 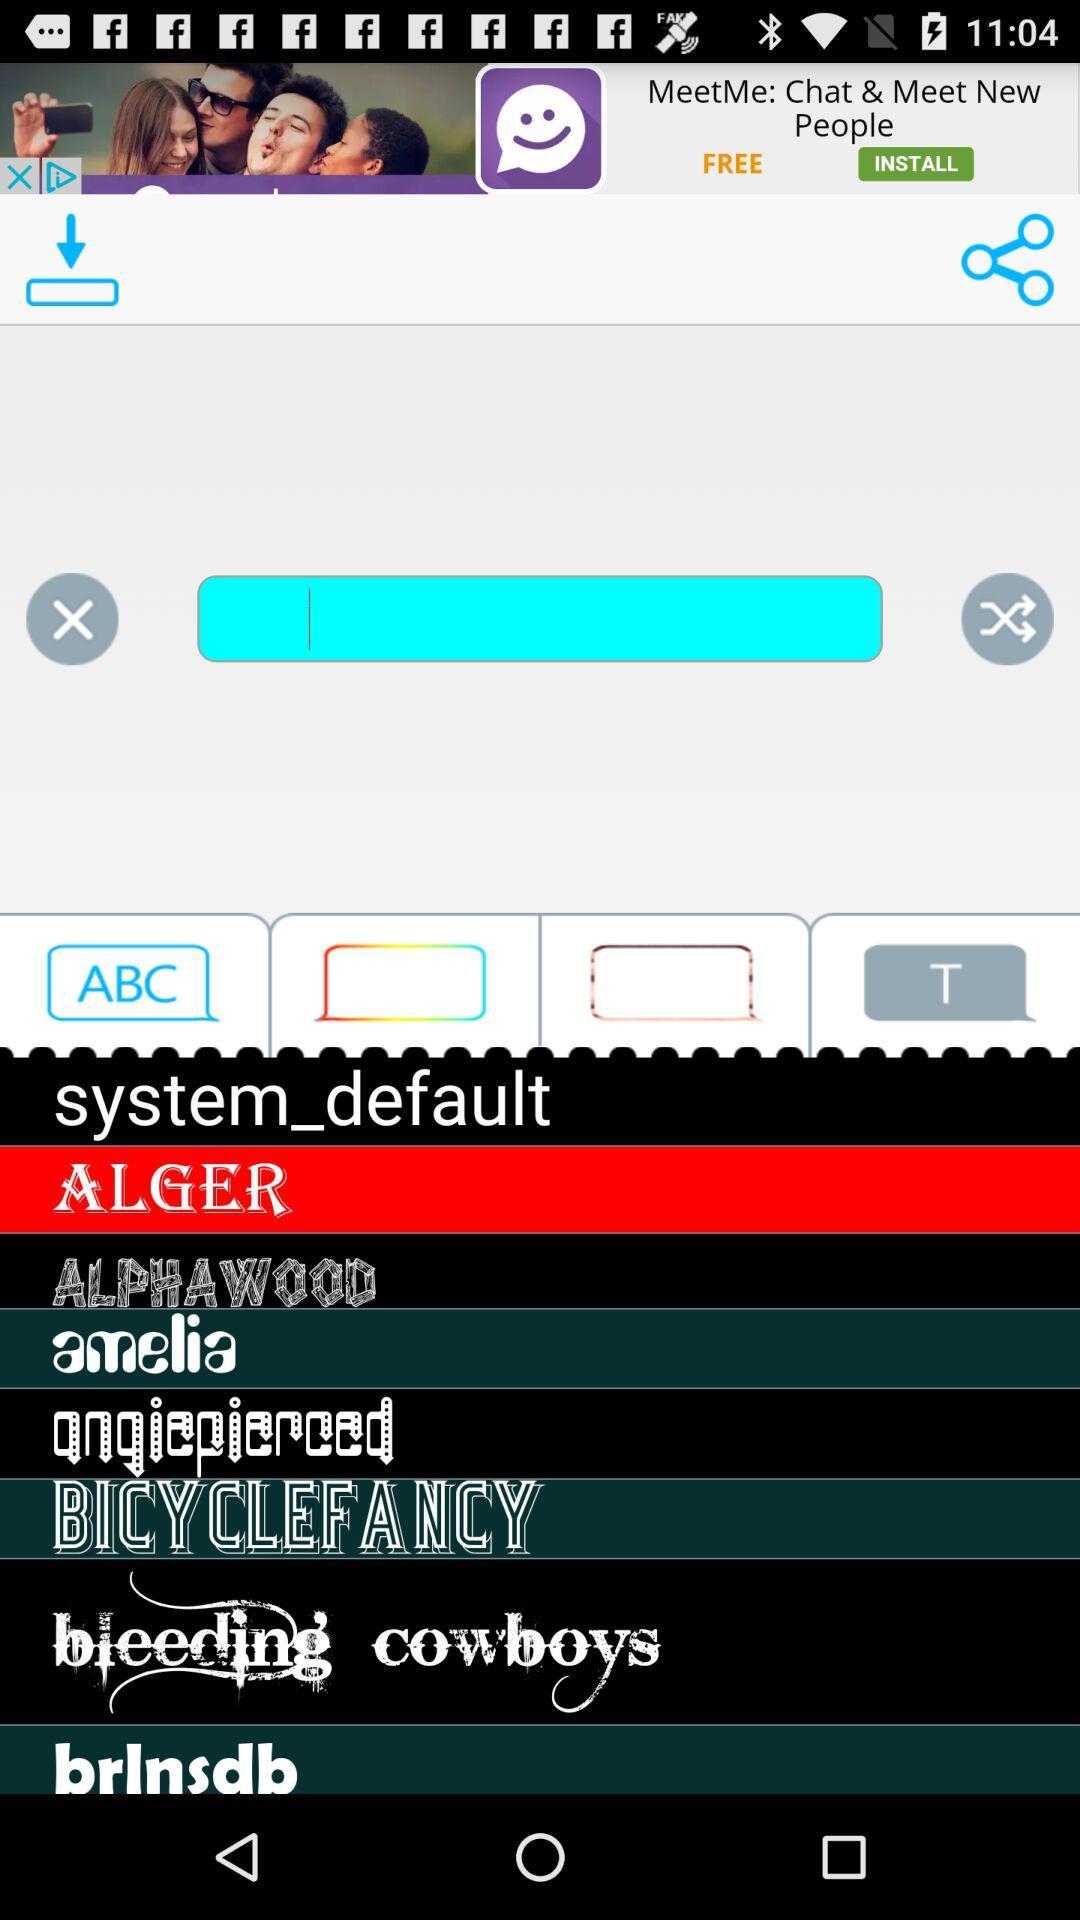 I want to click on share the page, so click(x=1007, y=618).